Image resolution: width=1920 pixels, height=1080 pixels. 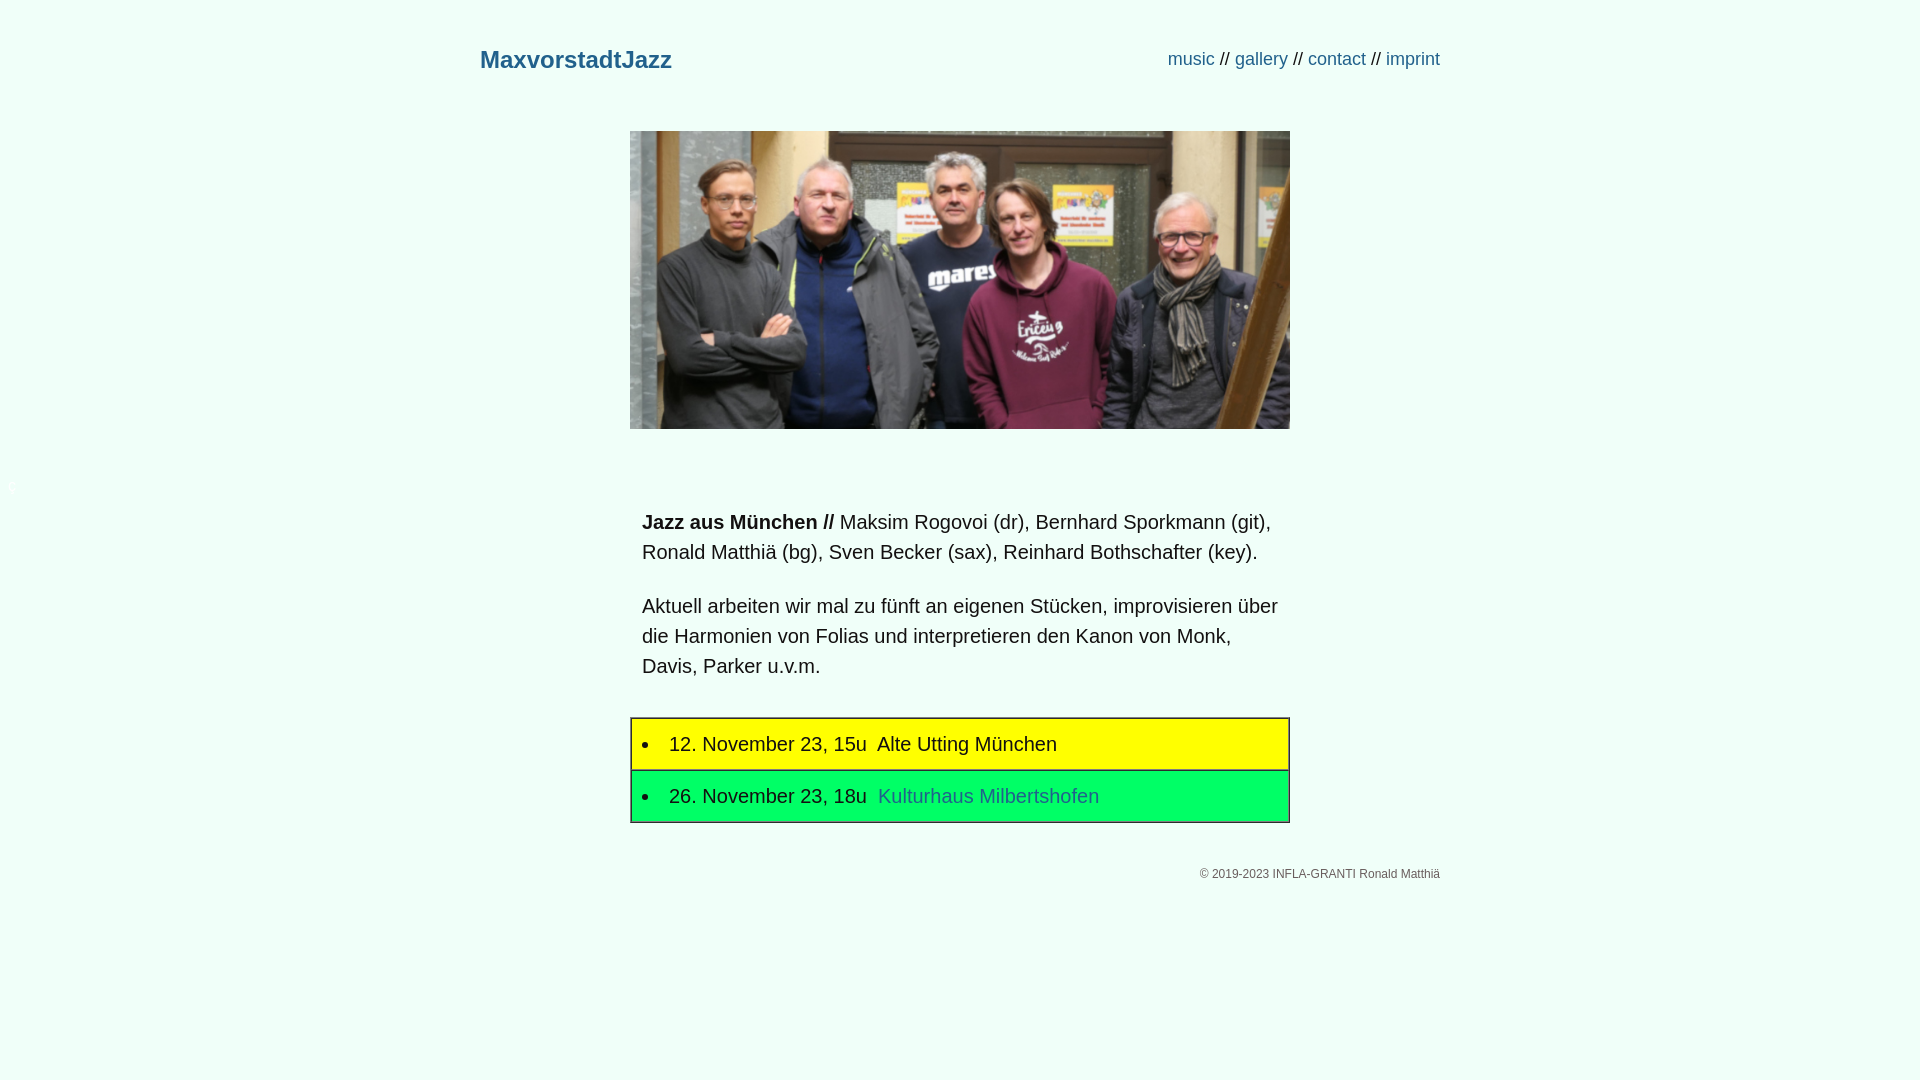 What do you see at coordinates (985, 794) in the screenshot?
I see `' Kulturhaus Milbertshofen'` at bounding box center [985, 794].